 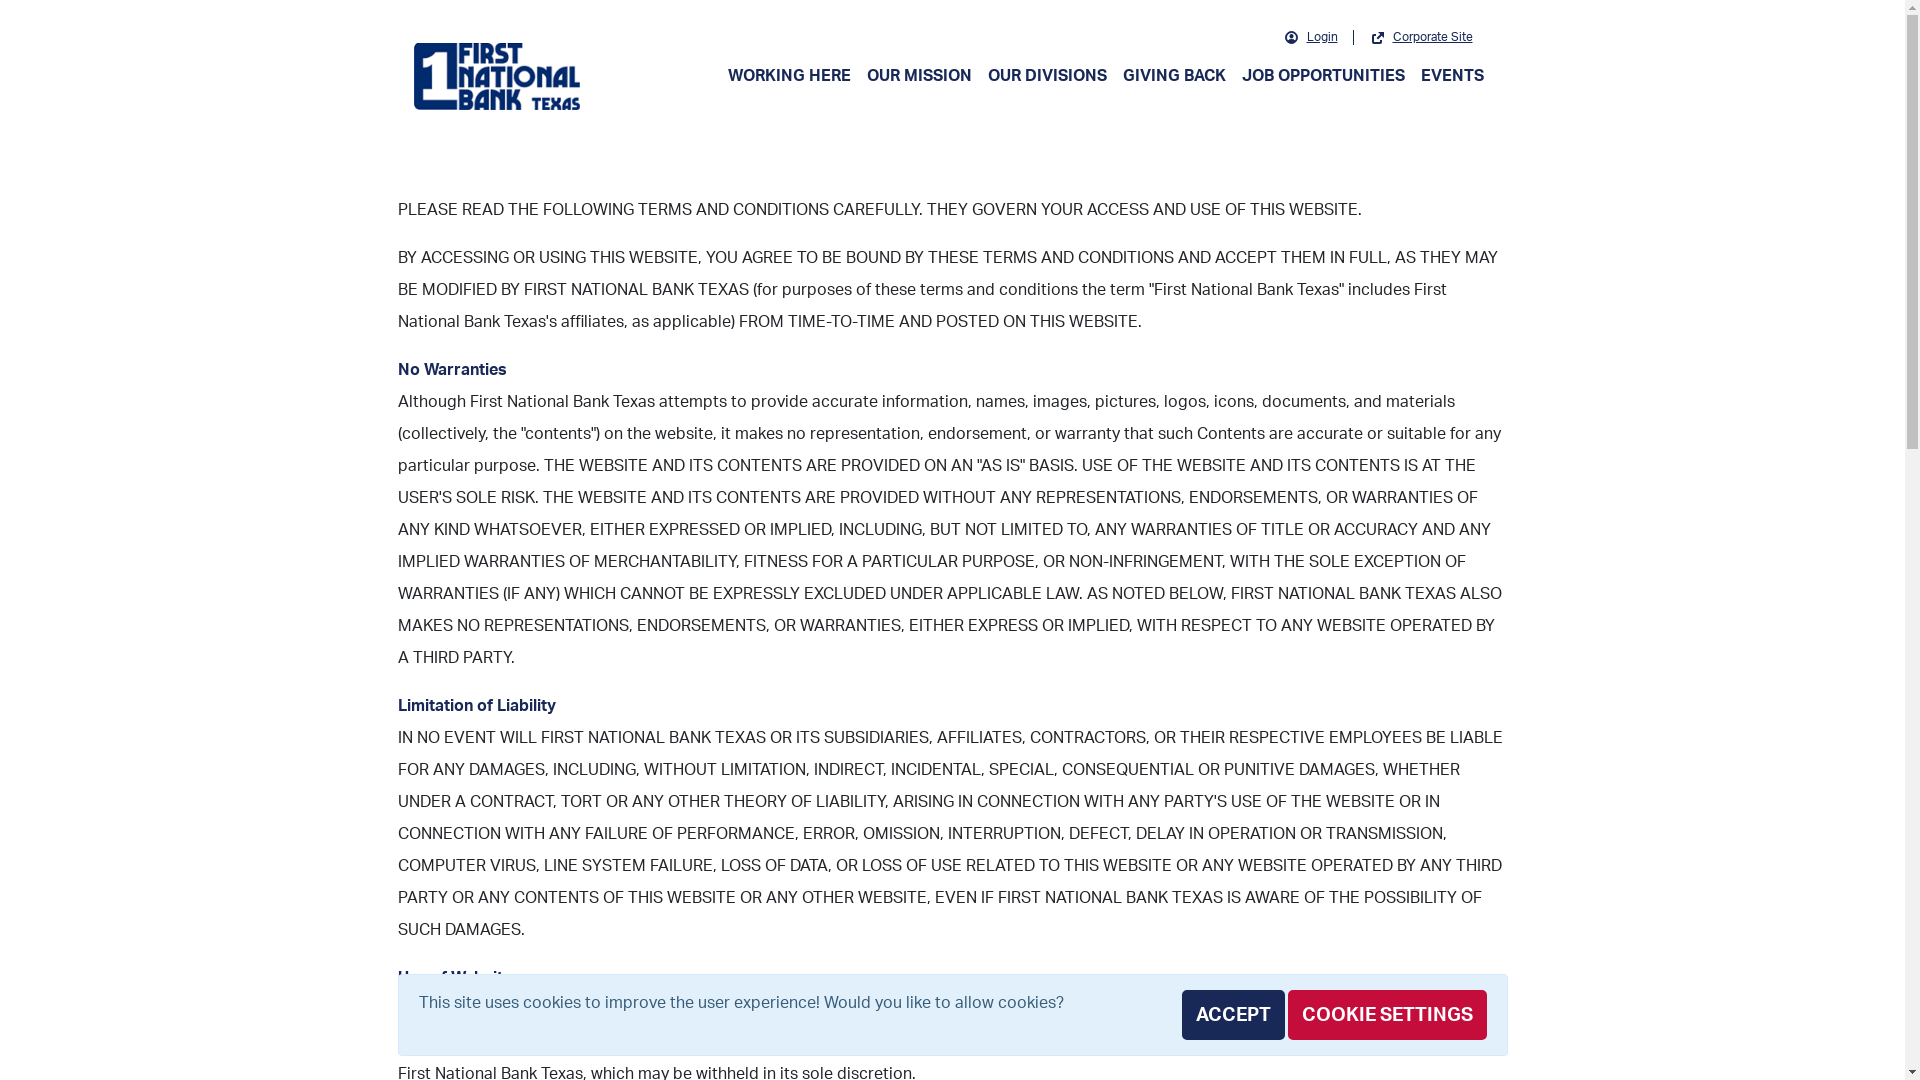 What do you see at coordinates (1181, 1014) in the screenshot?
I see `'ACCEPT'` at bounding box center [1181, 1014].